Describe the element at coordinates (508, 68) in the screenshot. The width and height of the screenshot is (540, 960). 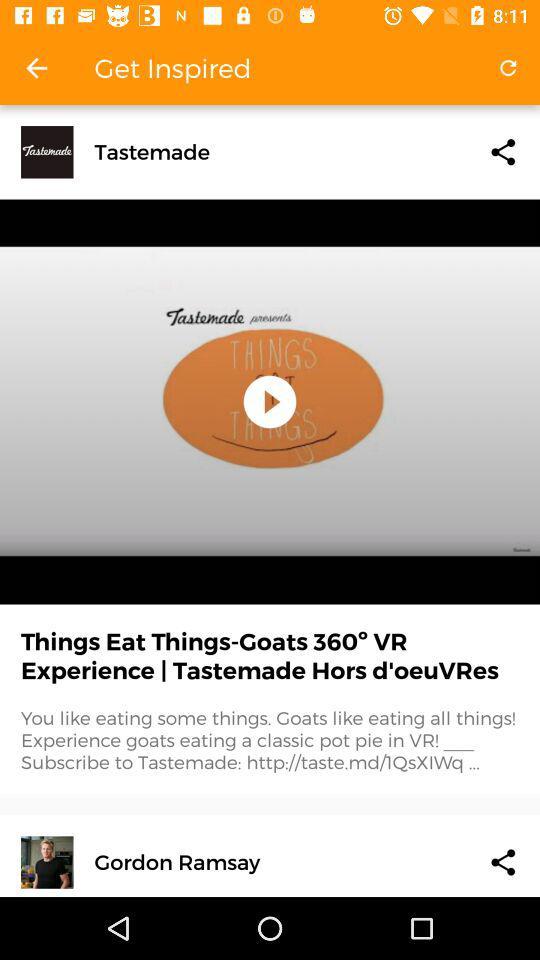
I see `the app to the right of get inspired icon` at that location.